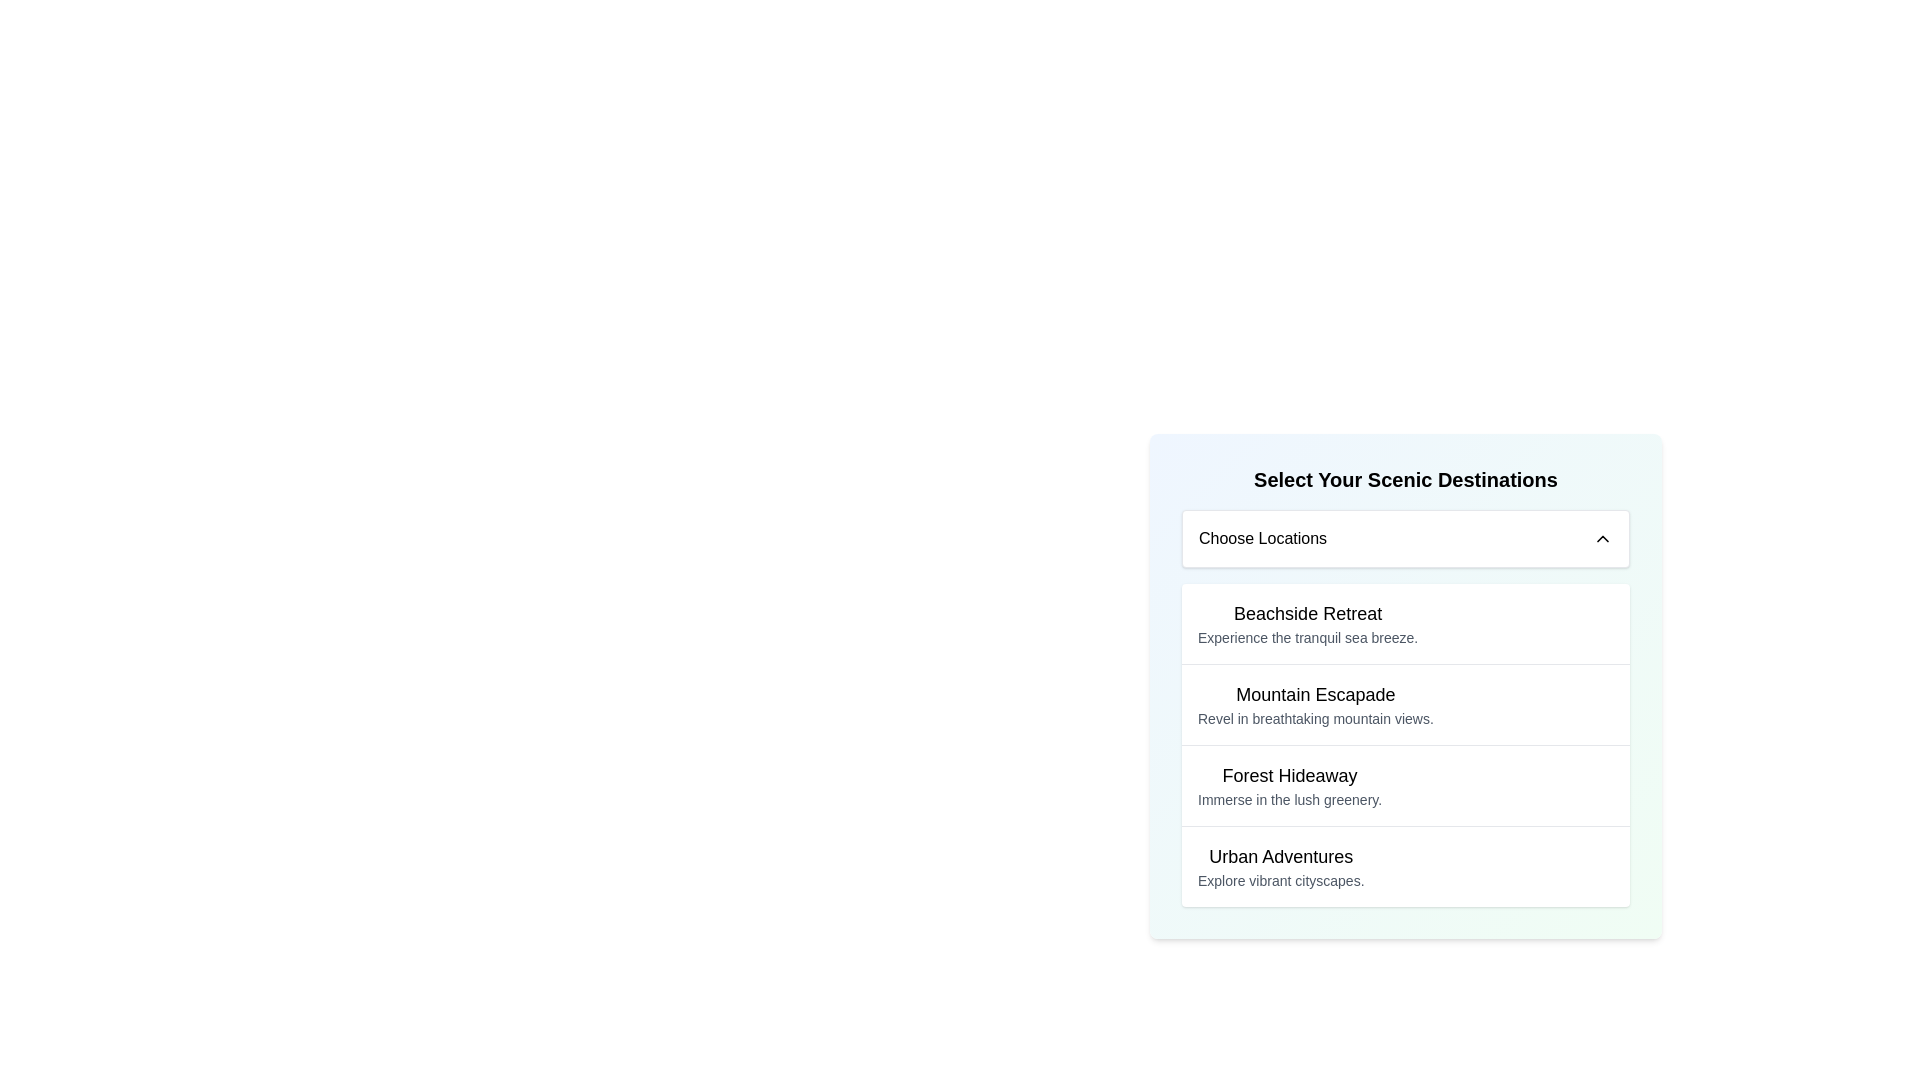 This screenshot has height=1080, width=1920. Describe the element at coordinates (1281, 879) in the screenshot. I see `the descriptive text element located directly below the 'Urban Adventures' option in the dropdown menu 'Select Your Scenic Destinations'` at that location.